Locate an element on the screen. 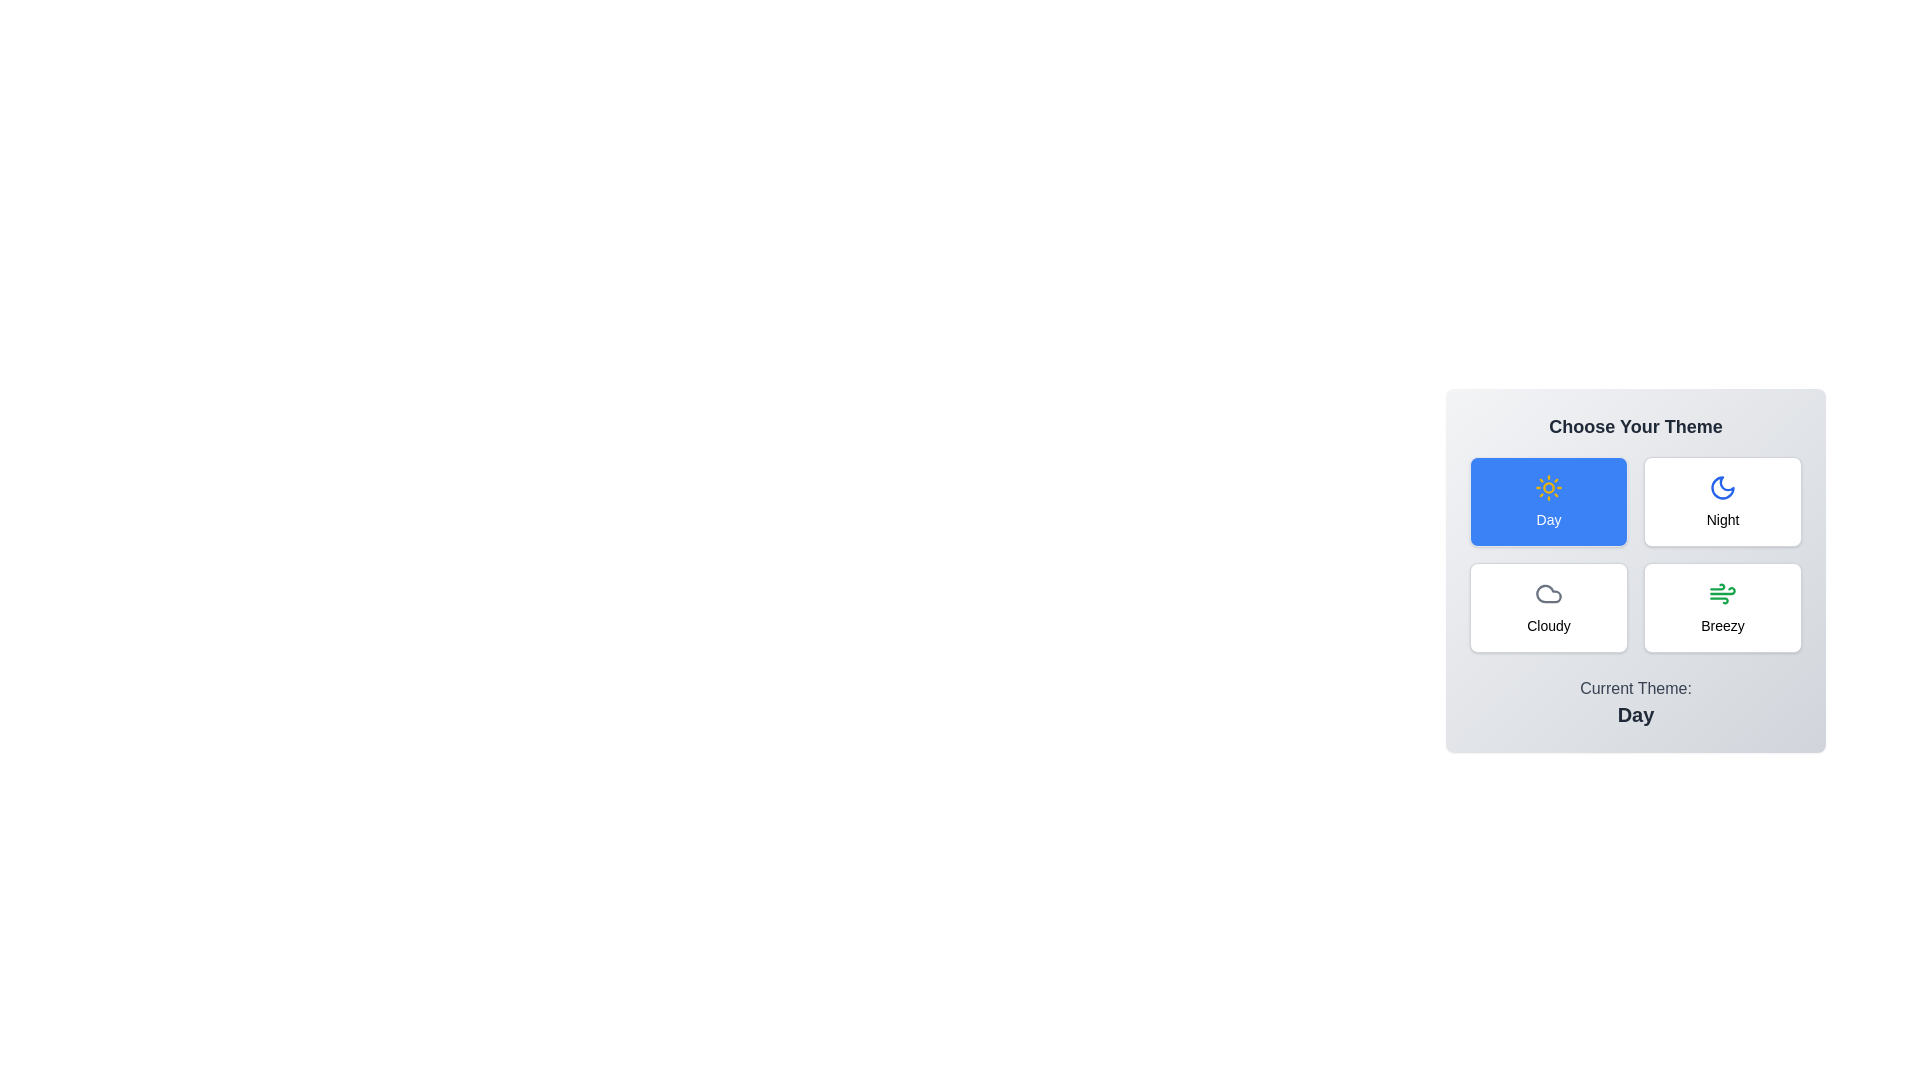  the button corresponding to the theme Day is located at coordinates (1548, 500).